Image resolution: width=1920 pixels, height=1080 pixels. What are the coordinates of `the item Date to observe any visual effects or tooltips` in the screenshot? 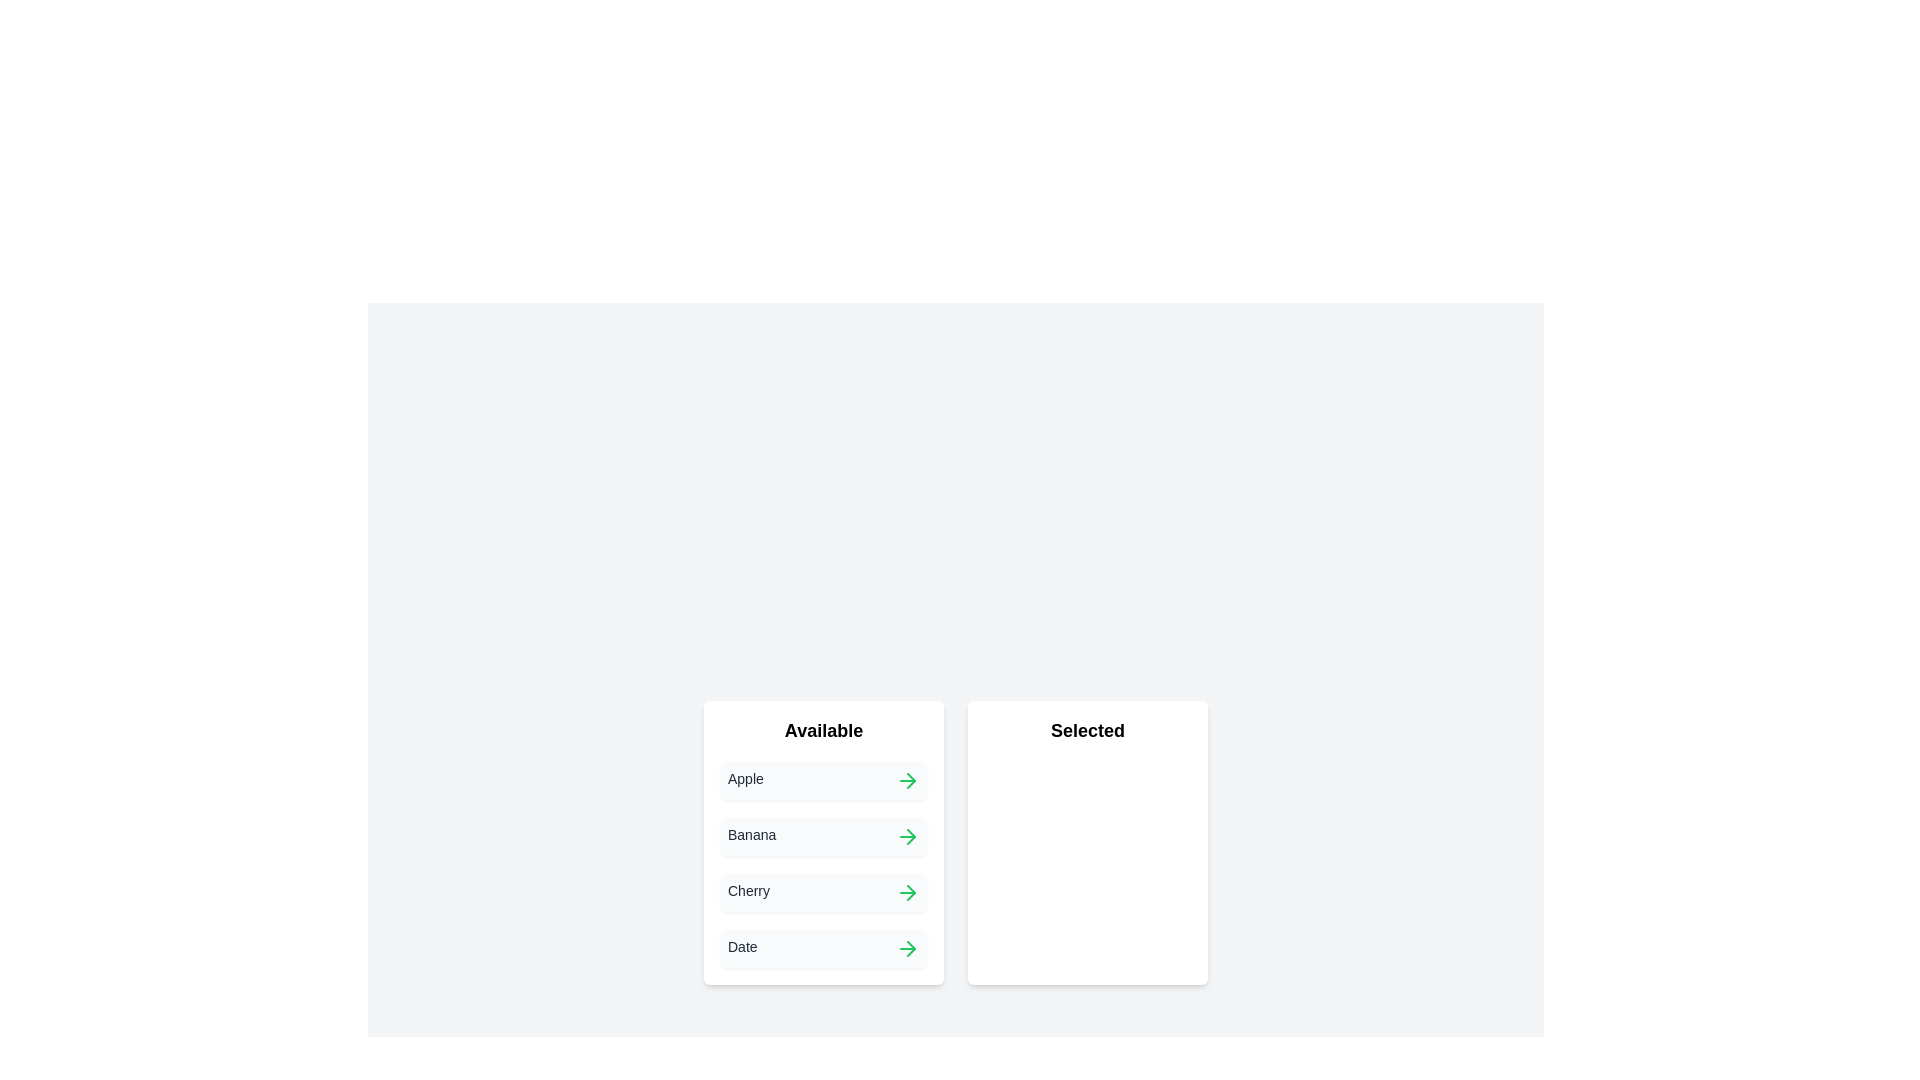 It's located at (824, 947).